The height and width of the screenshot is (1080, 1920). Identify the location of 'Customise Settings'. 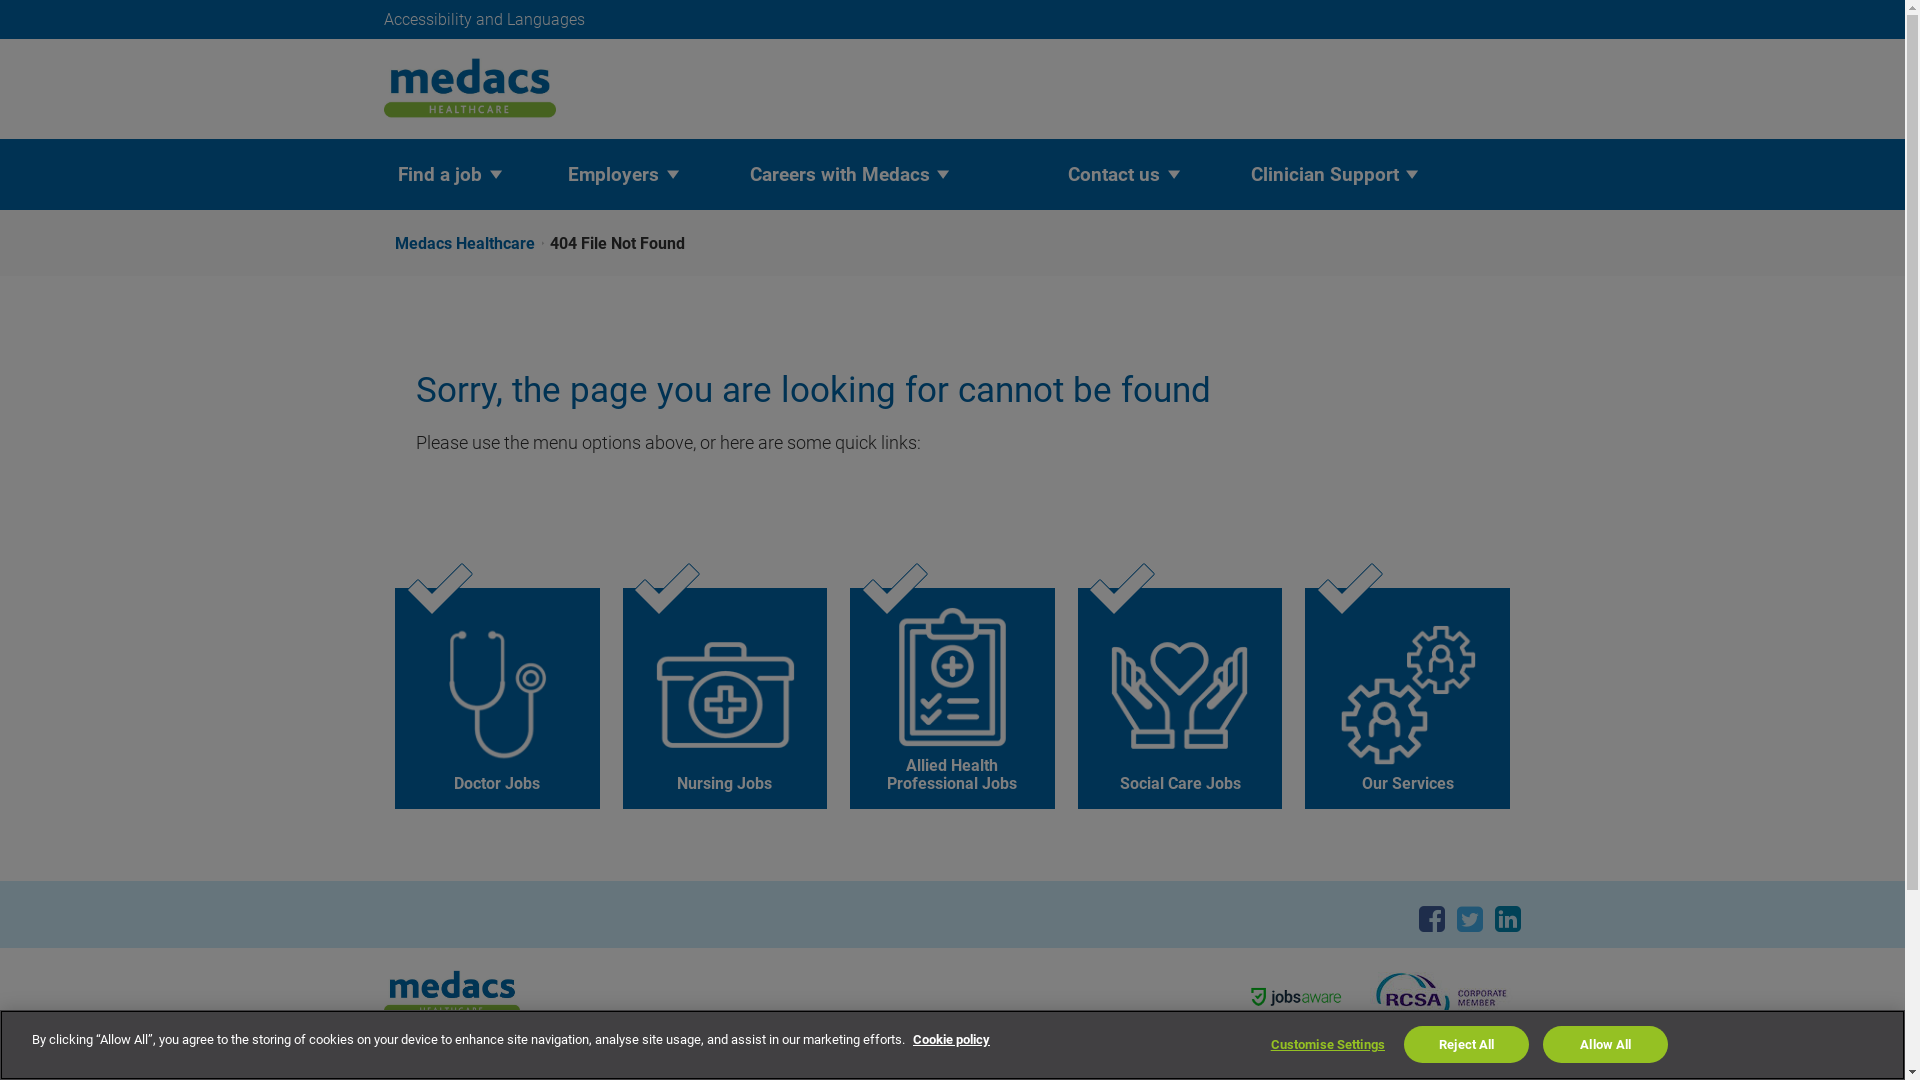
(1327, 1044).